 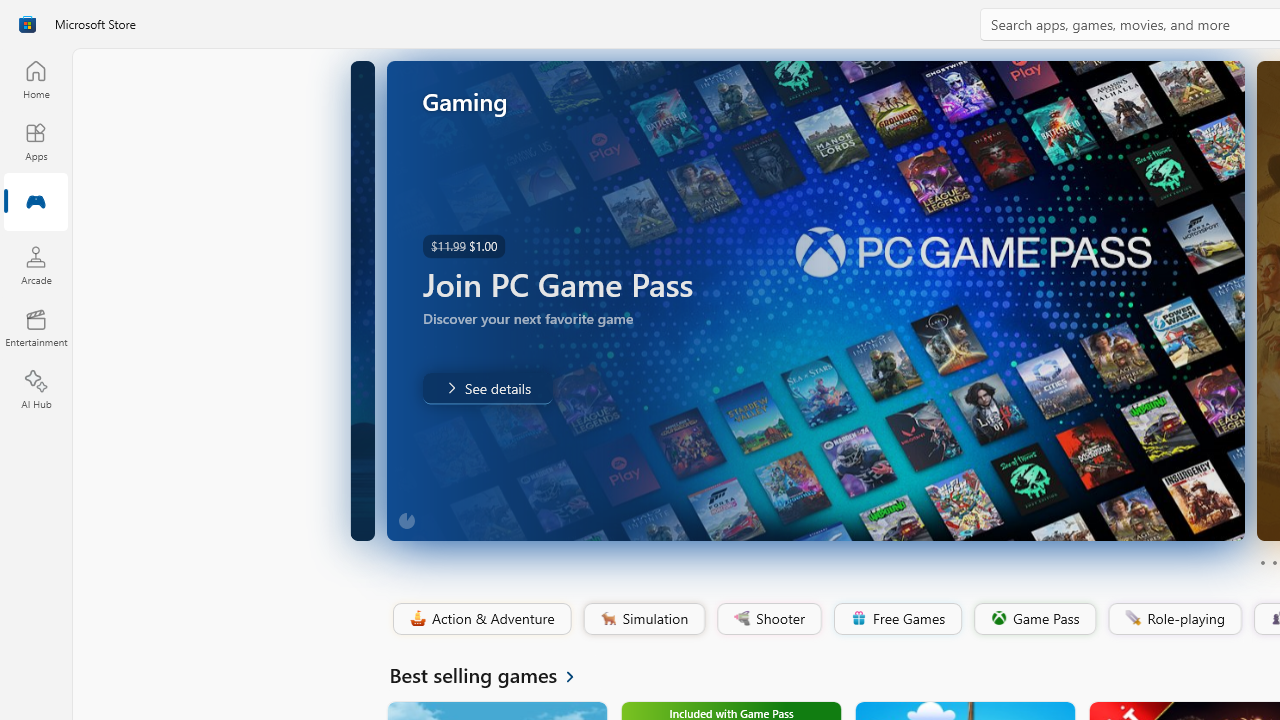 I want to click on 'Role-playing', so click(x=1175, y=618).